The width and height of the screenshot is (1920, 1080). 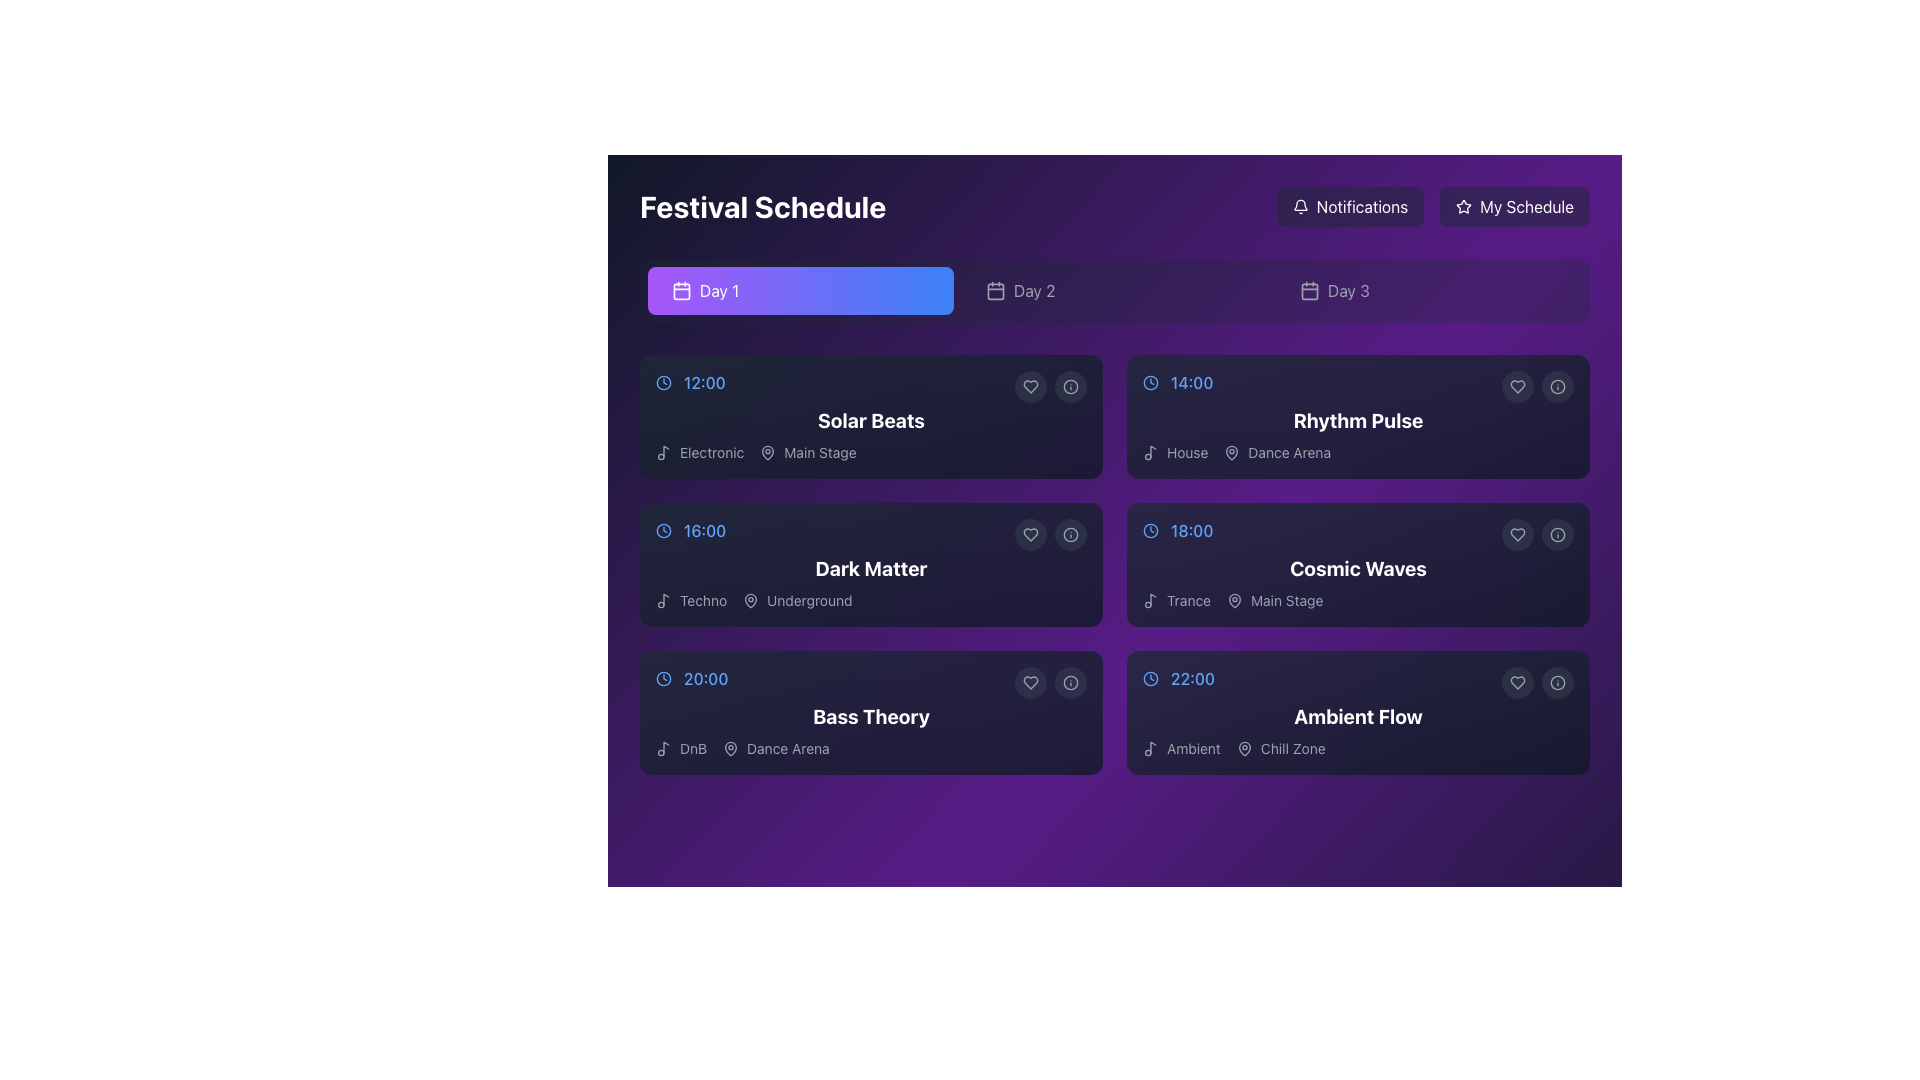 I want to click on text label displaying 'Dance Arena' that is styled in light color within a dark themed UI, located to the right of a location icon and below the 'Rhythm Pulse' section, so click(x=1289, y=452).